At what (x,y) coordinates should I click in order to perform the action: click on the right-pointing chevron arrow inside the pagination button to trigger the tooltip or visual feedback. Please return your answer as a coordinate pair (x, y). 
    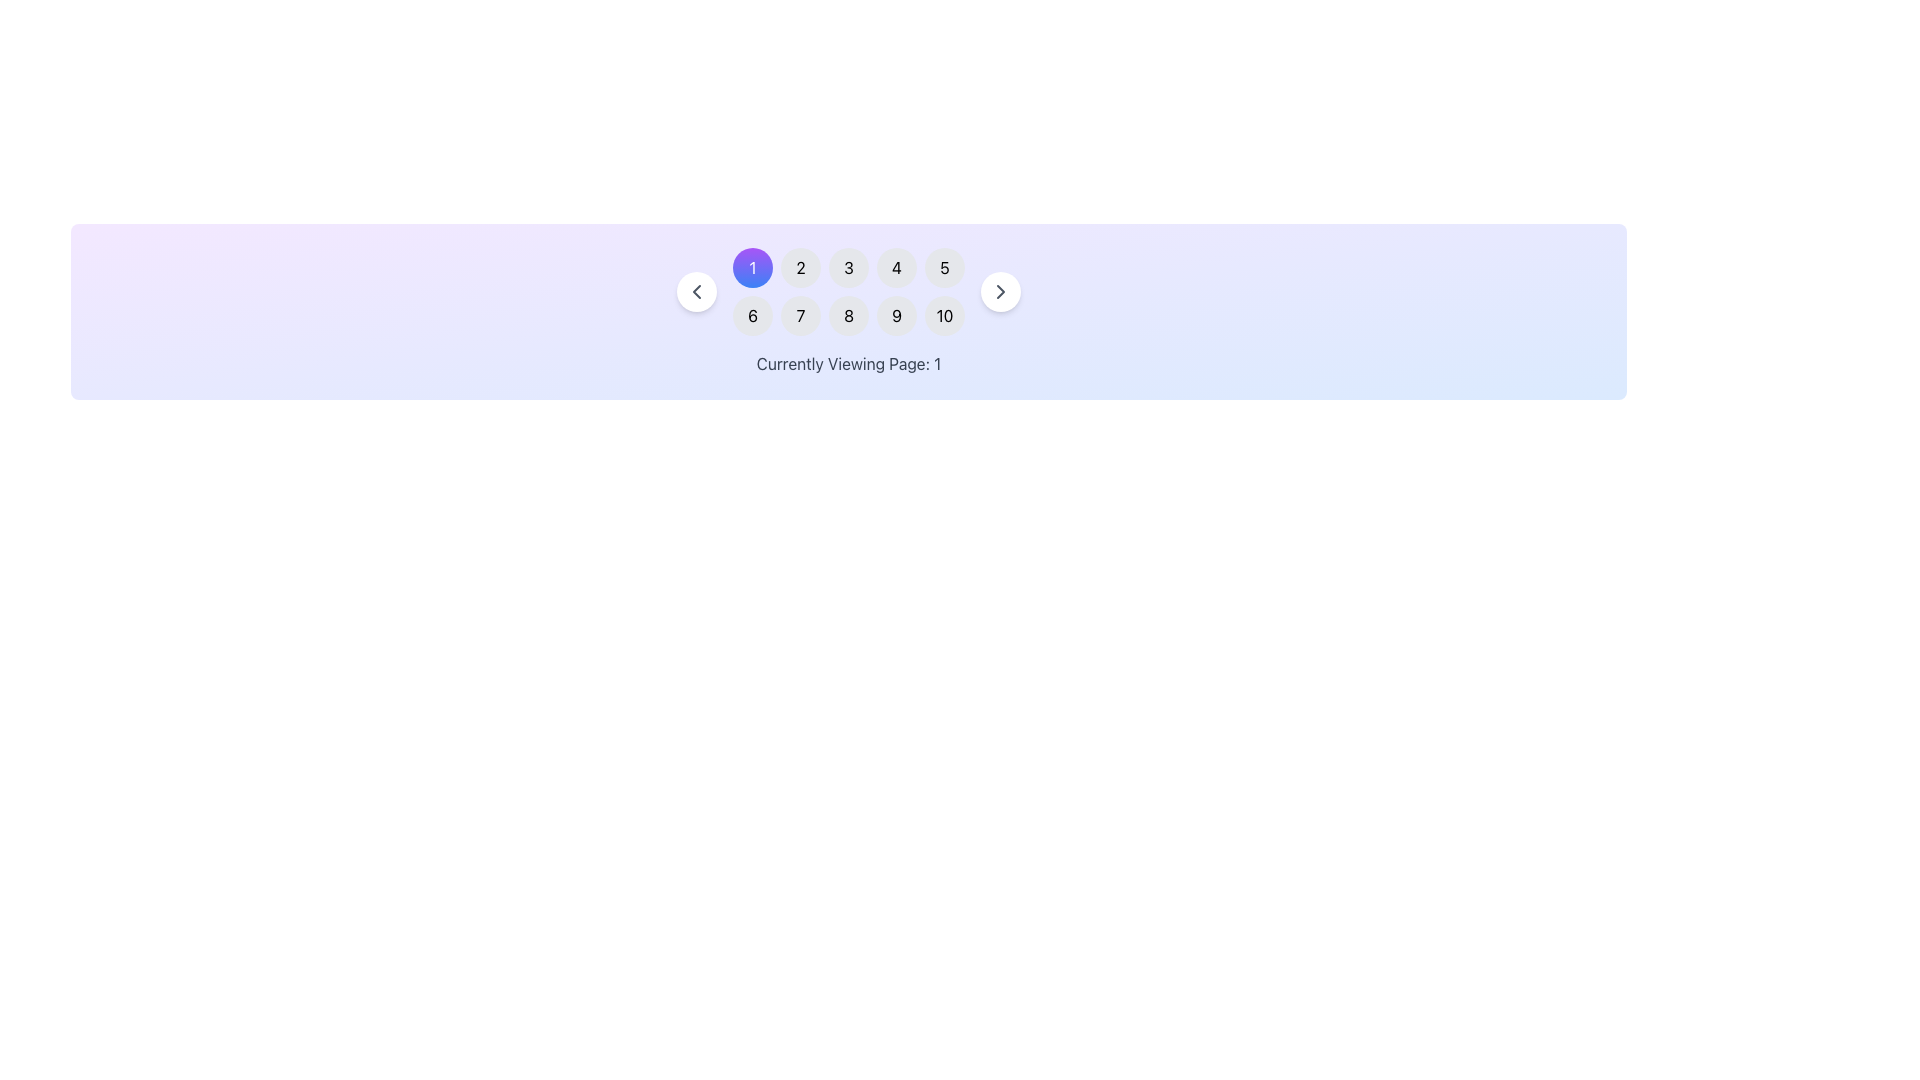
    Looking at the image, I should click on (1001, 292).